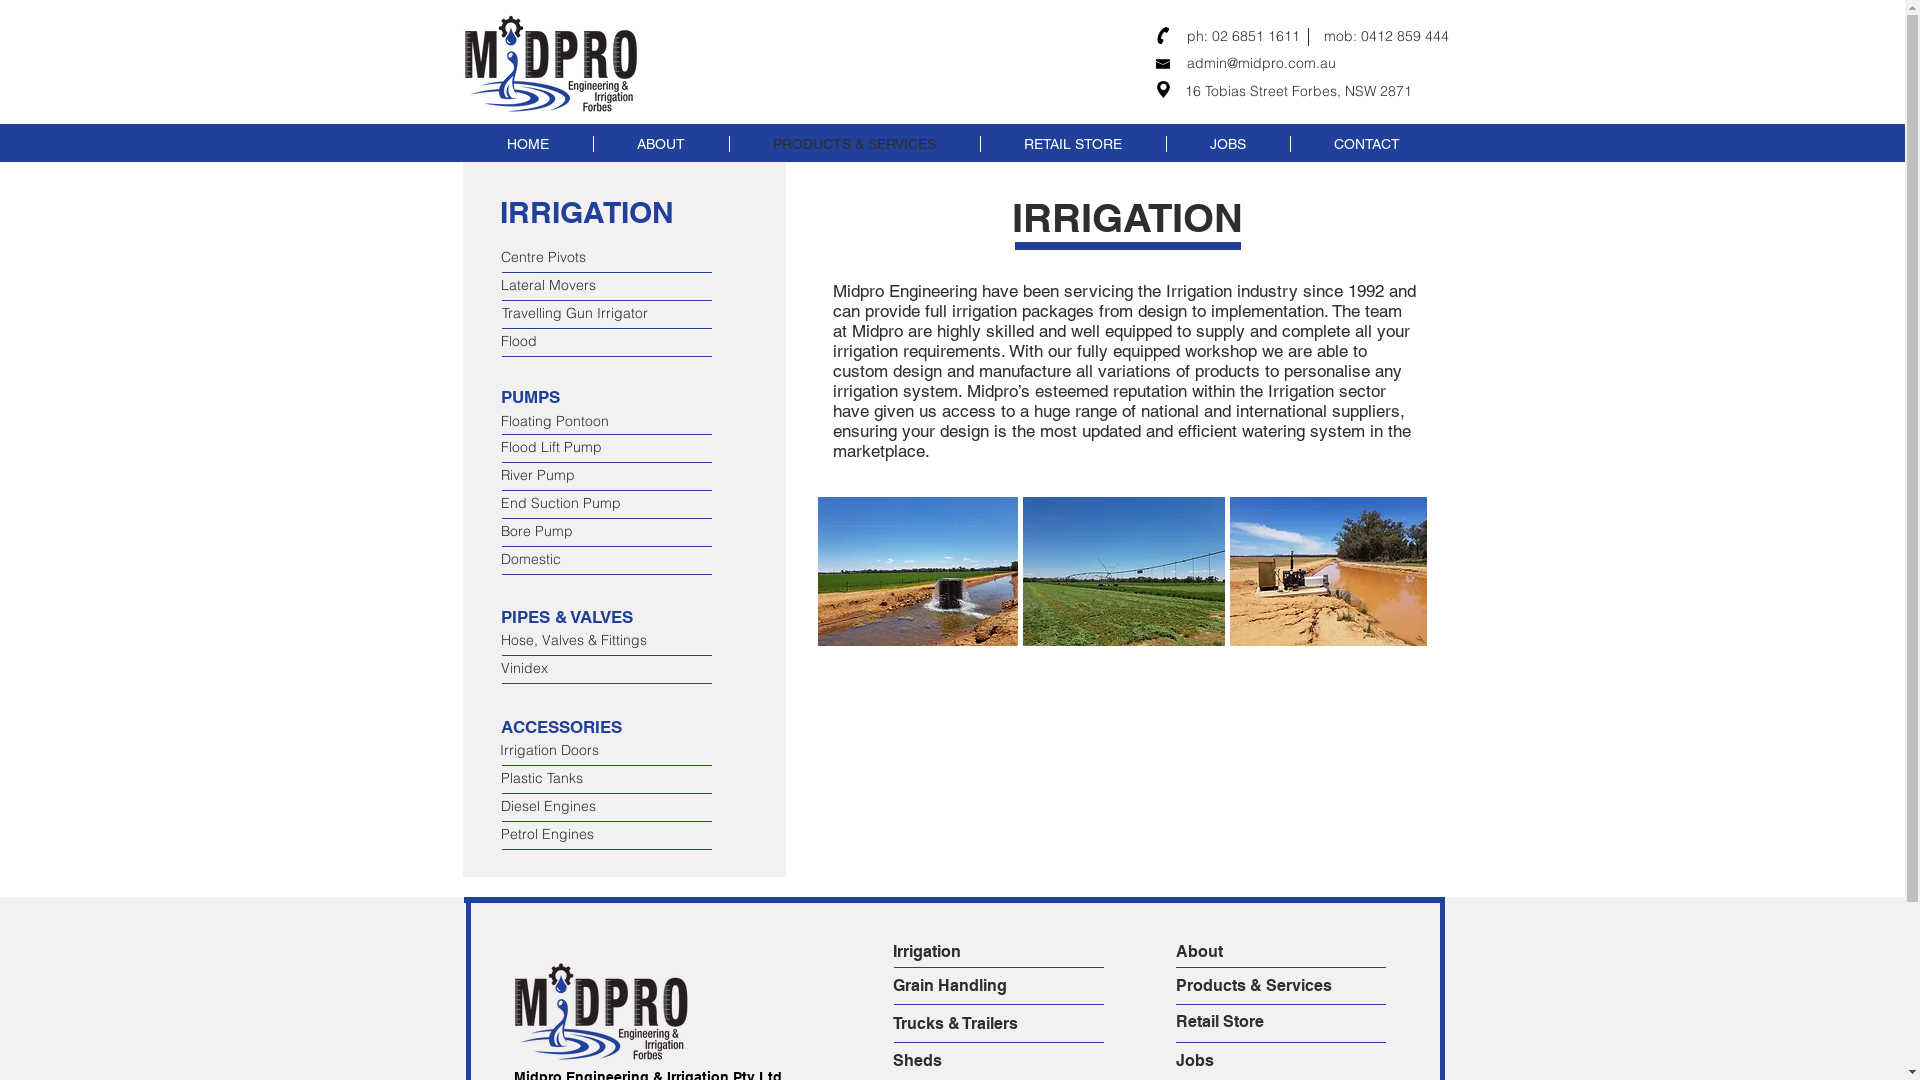 The height and width of the screenshot is (1080, 1920). Describe the element at coordinates (574, 314) in the screenshot. I see `'Travelling Gun Irrigator'` at that location.